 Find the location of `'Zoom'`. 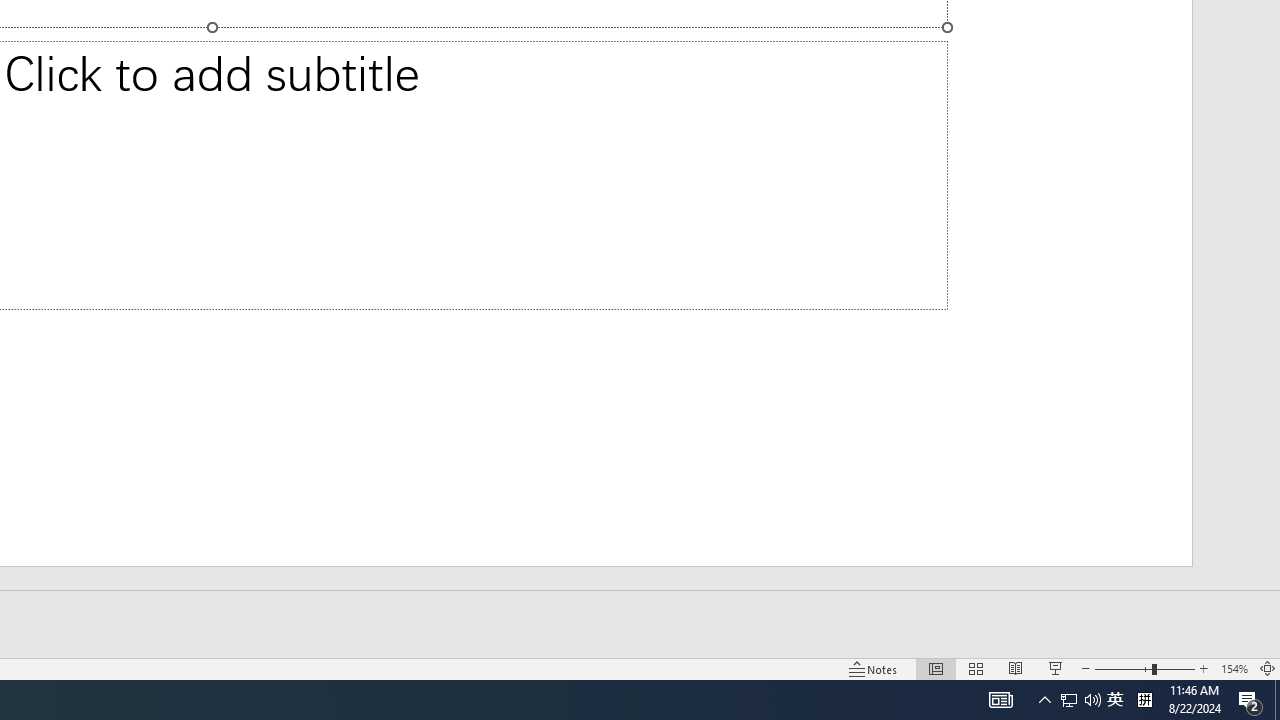

'Zoom' is located at coordinates (1144, 669).